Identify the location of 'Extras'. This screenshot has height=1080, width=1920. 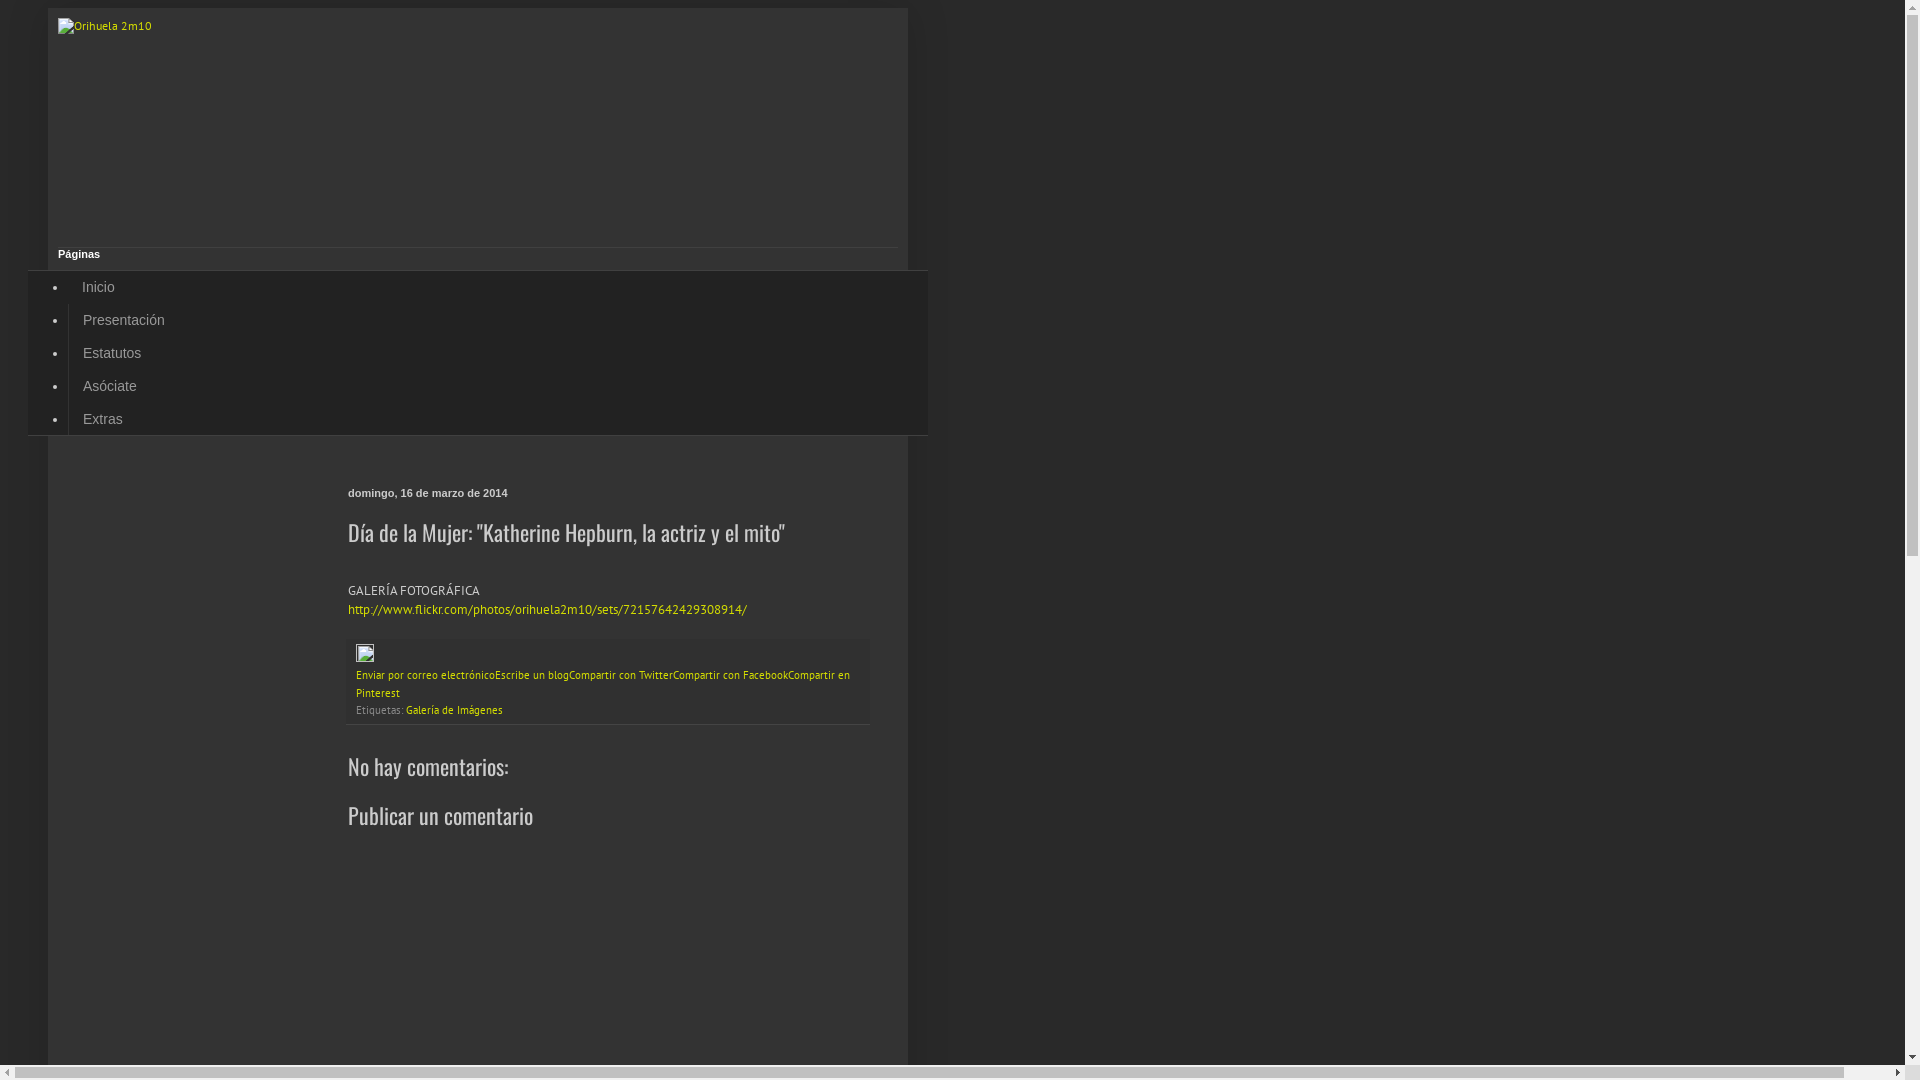
(101, 417).